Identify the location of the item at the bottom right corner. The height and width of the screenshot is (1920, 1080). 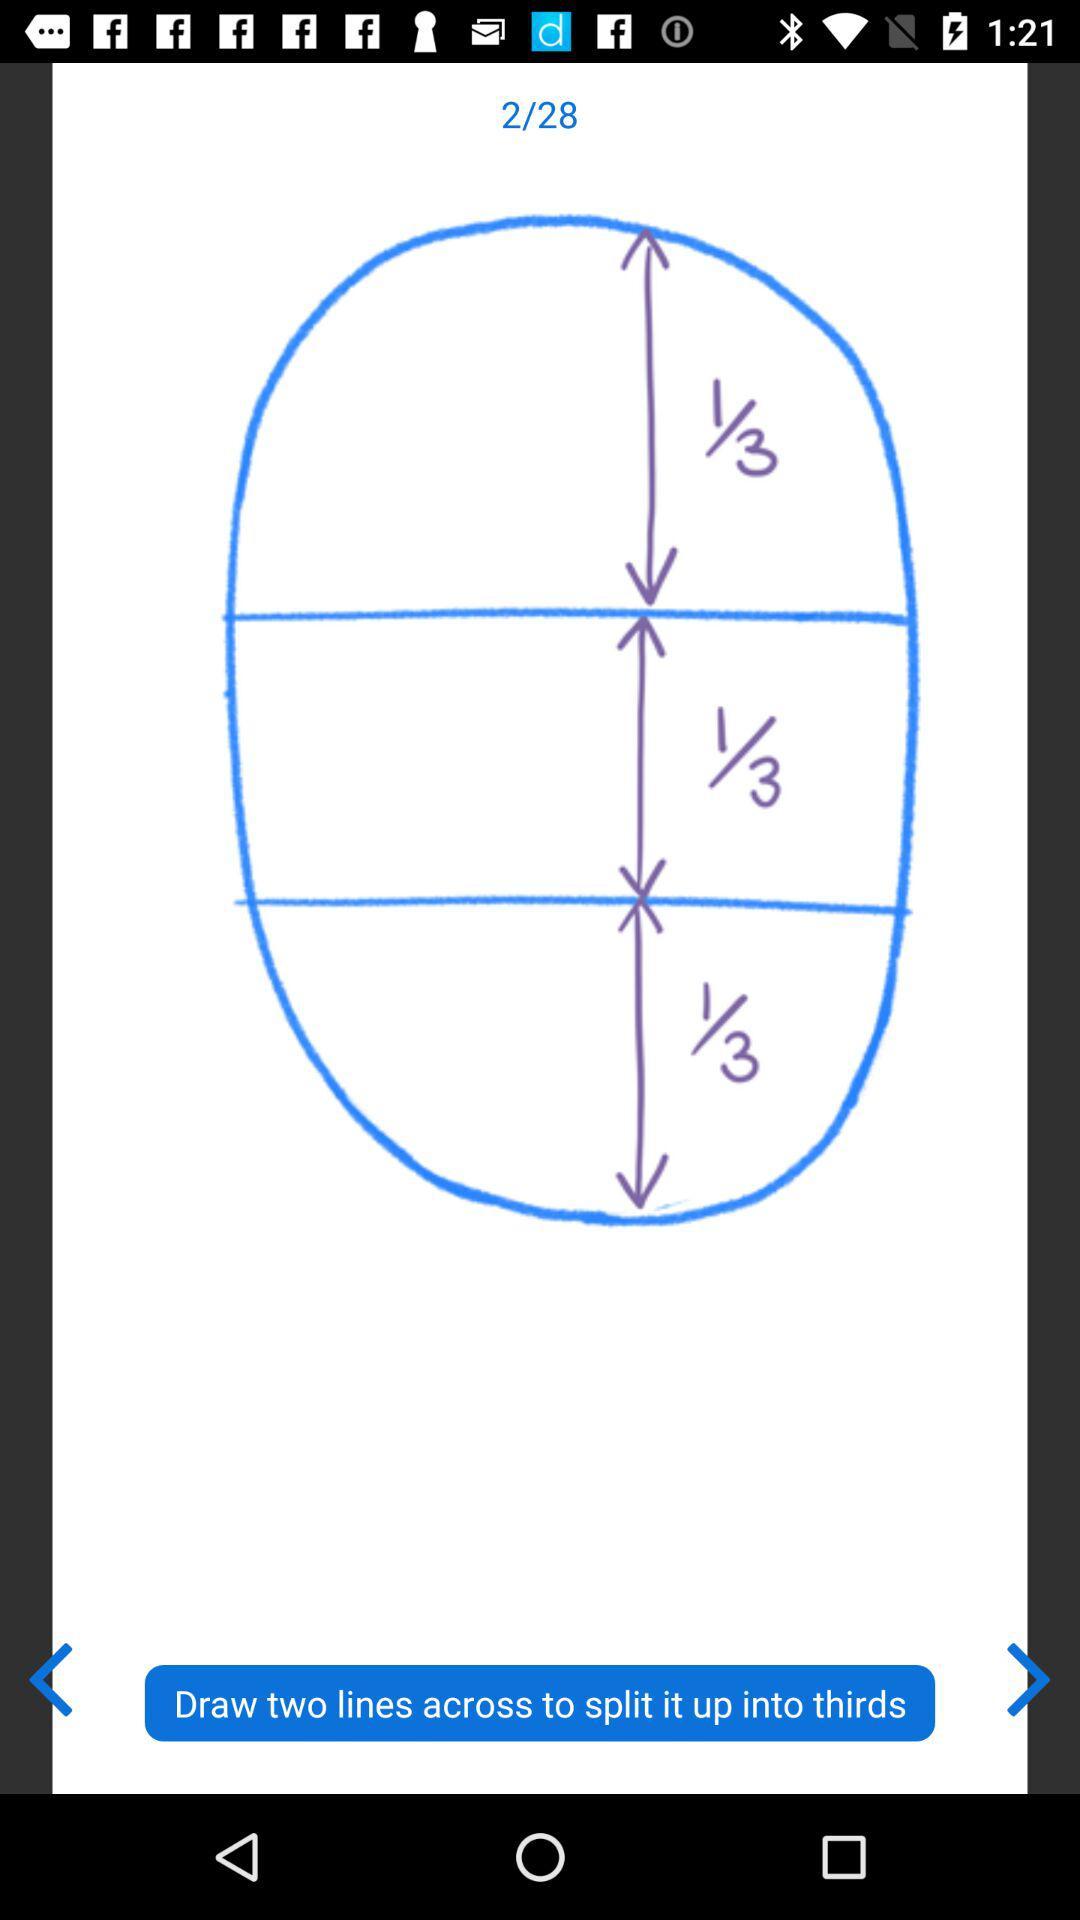
(1030, 1675).